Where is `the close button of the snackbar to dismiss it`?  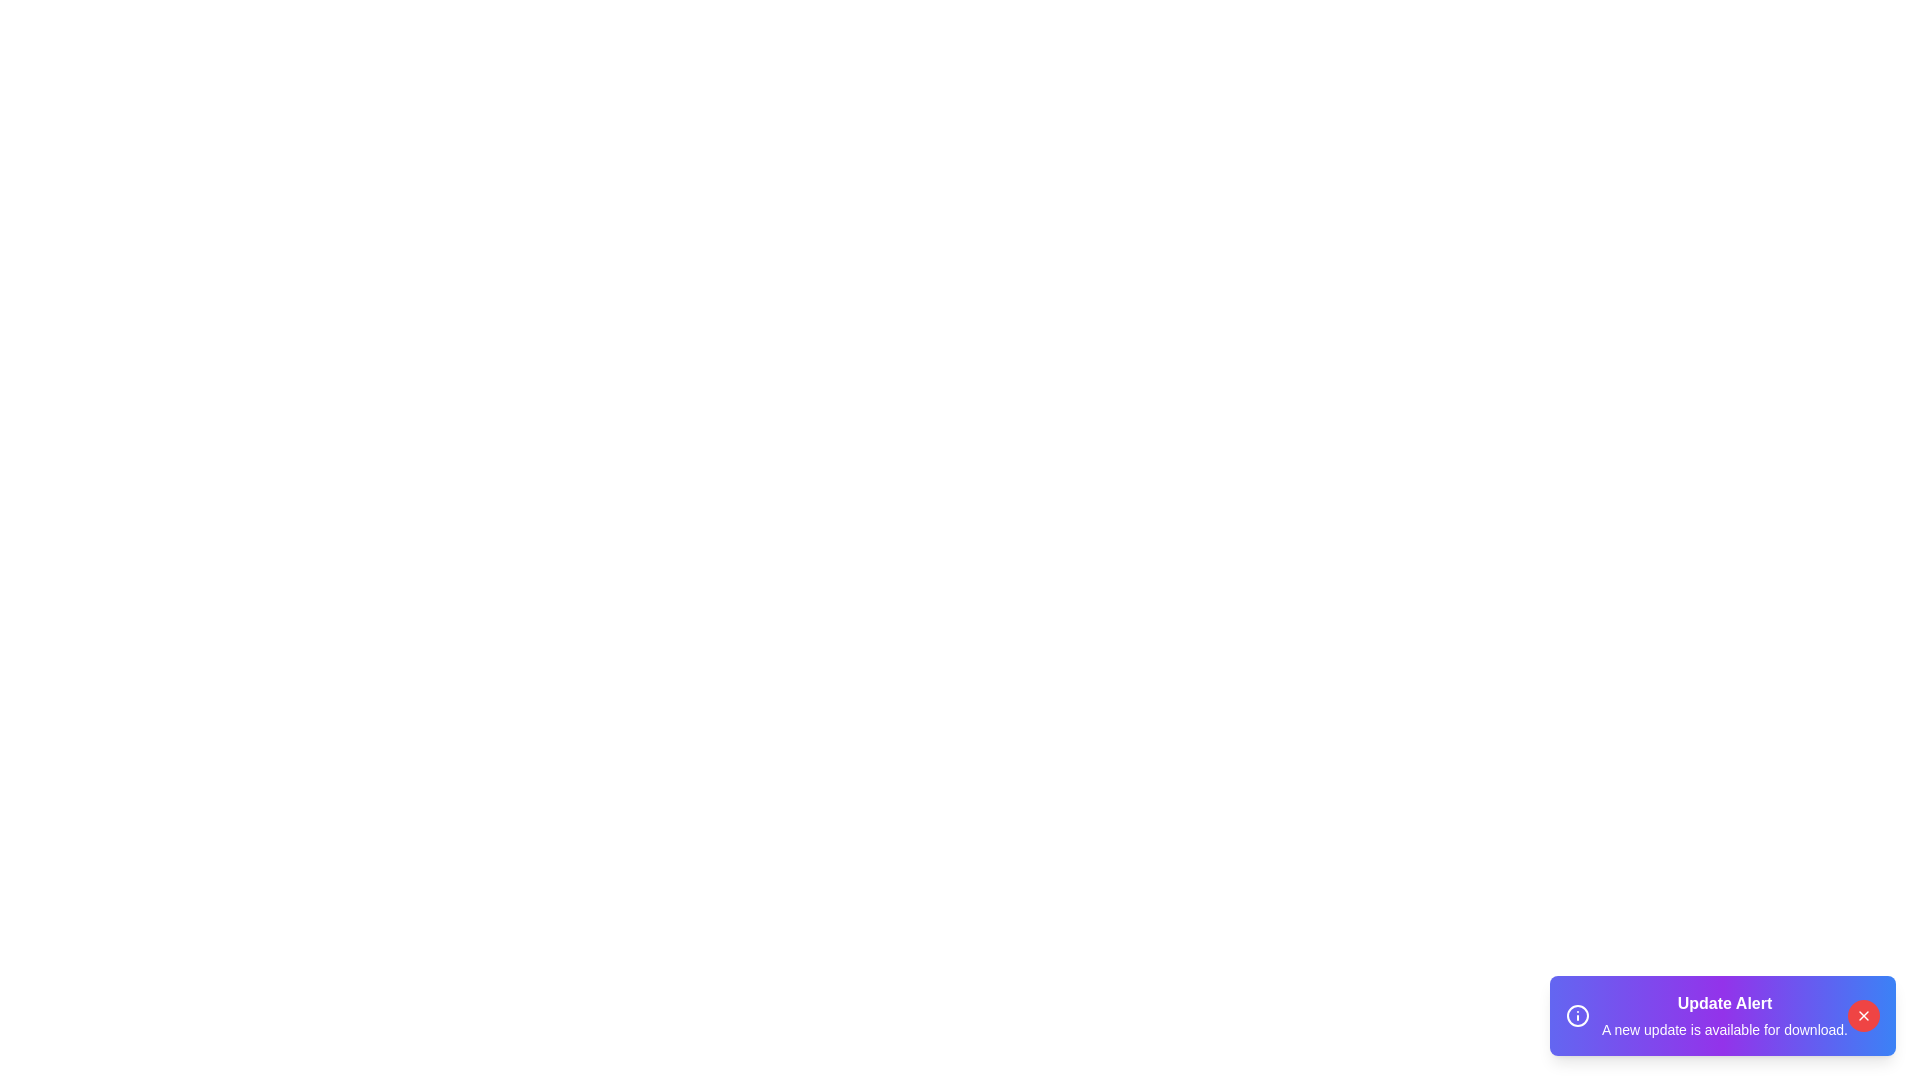
the close button of the snackbar to dismiss it is located at coordinates (1862, 1015).